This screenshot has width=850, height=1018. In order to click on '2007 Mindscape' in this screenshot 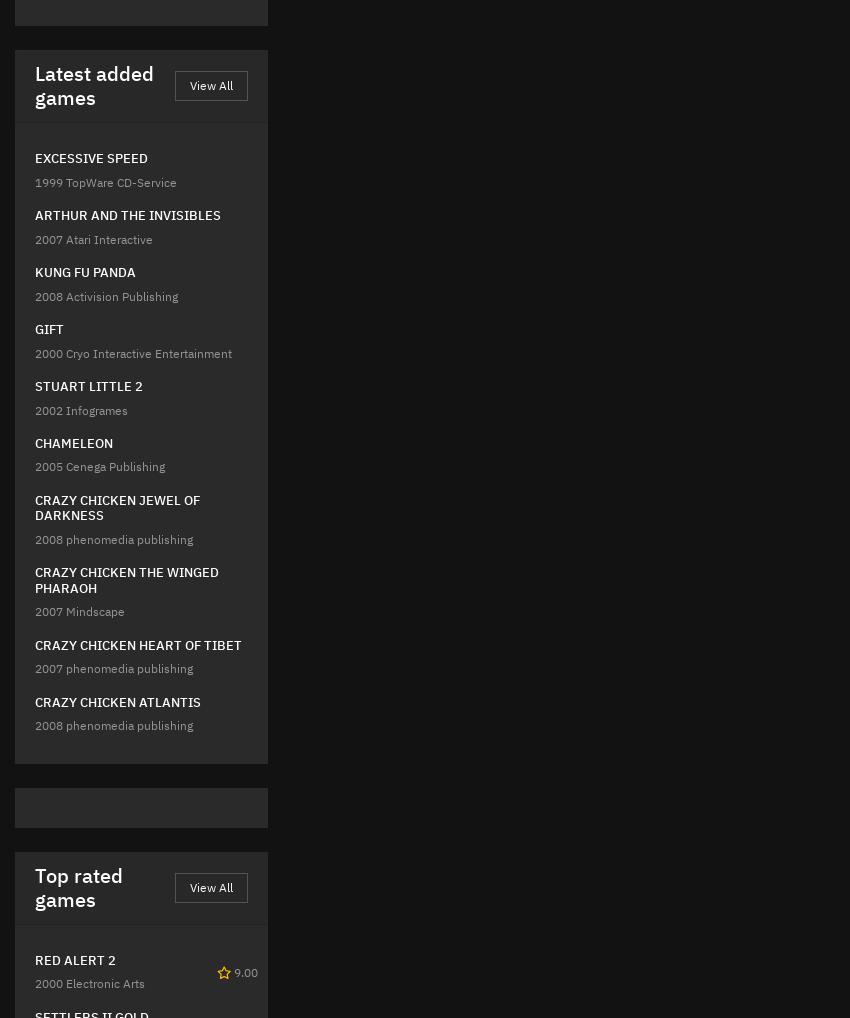, I will do `click(79, 610)`.